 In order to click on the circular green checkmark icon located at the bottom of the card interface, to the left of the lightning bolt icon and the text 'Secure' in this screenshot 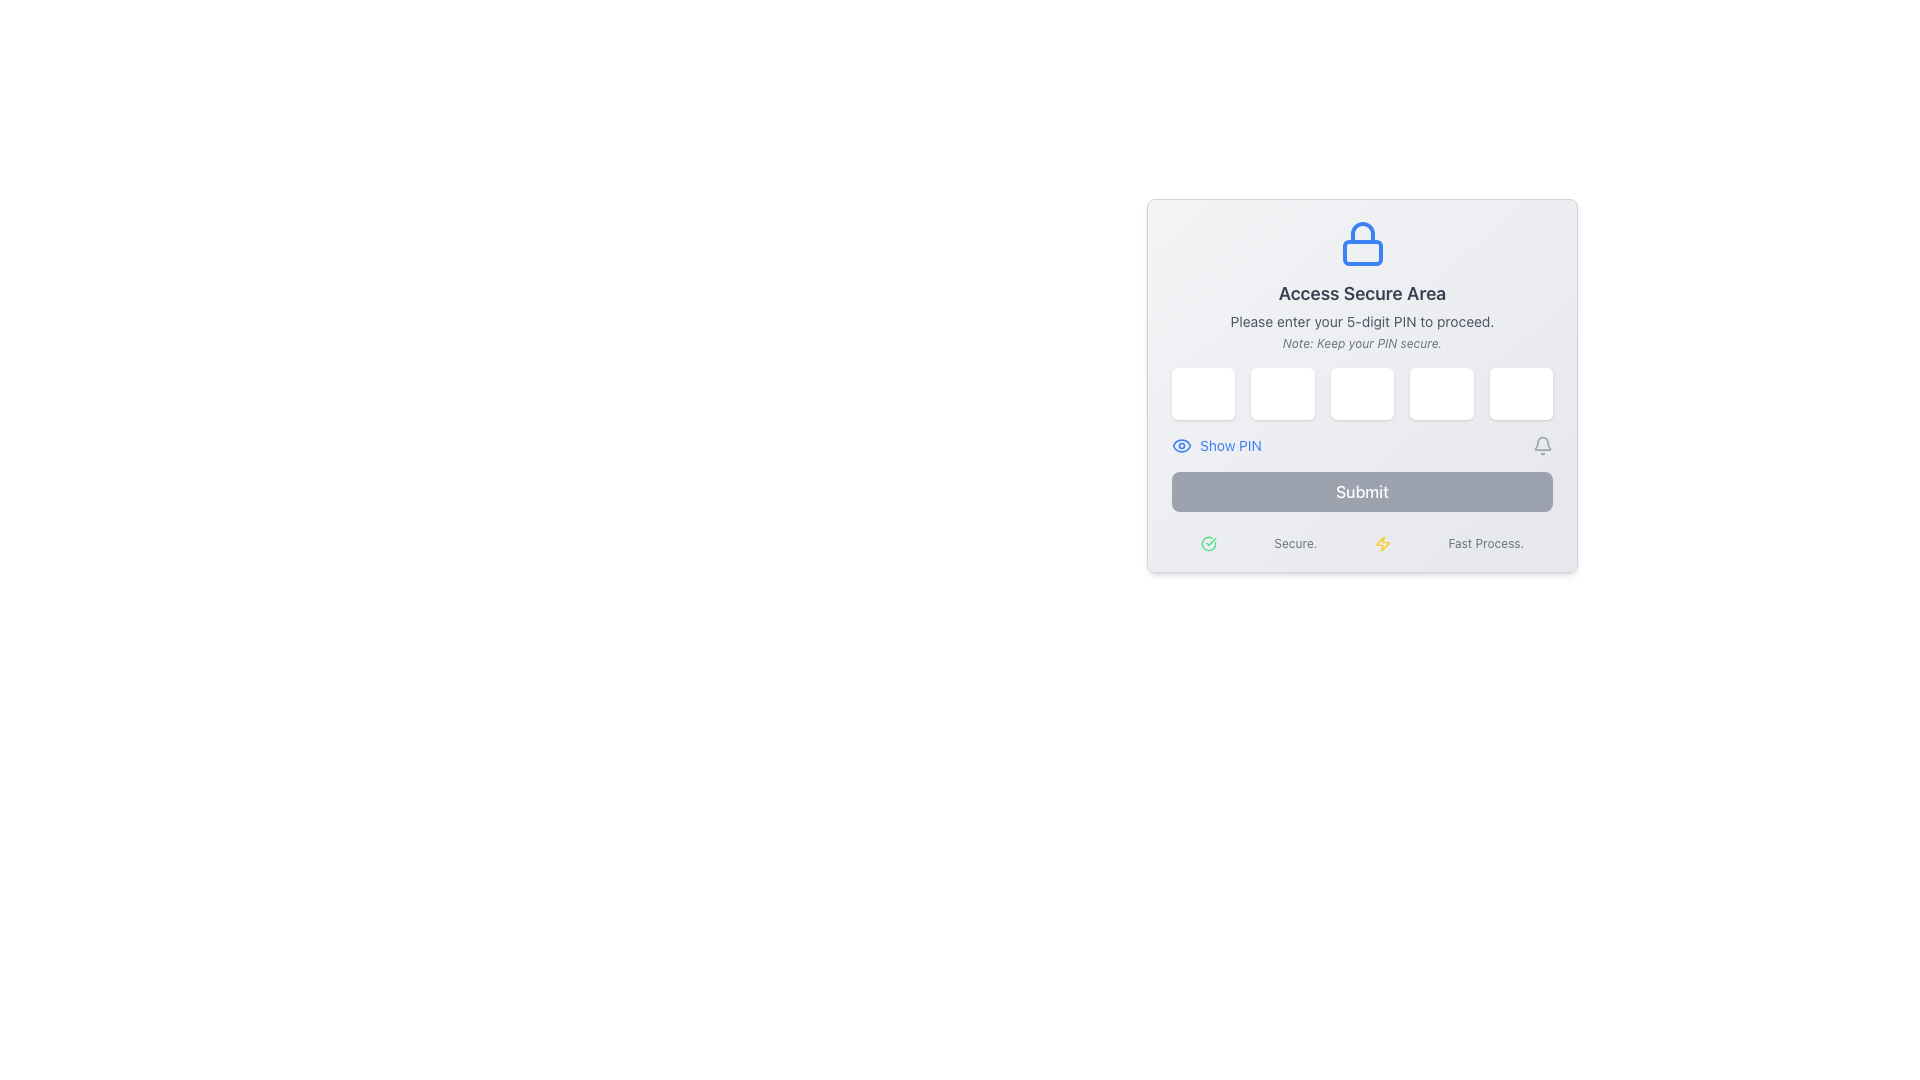, I will do `click(1207, 543)`.